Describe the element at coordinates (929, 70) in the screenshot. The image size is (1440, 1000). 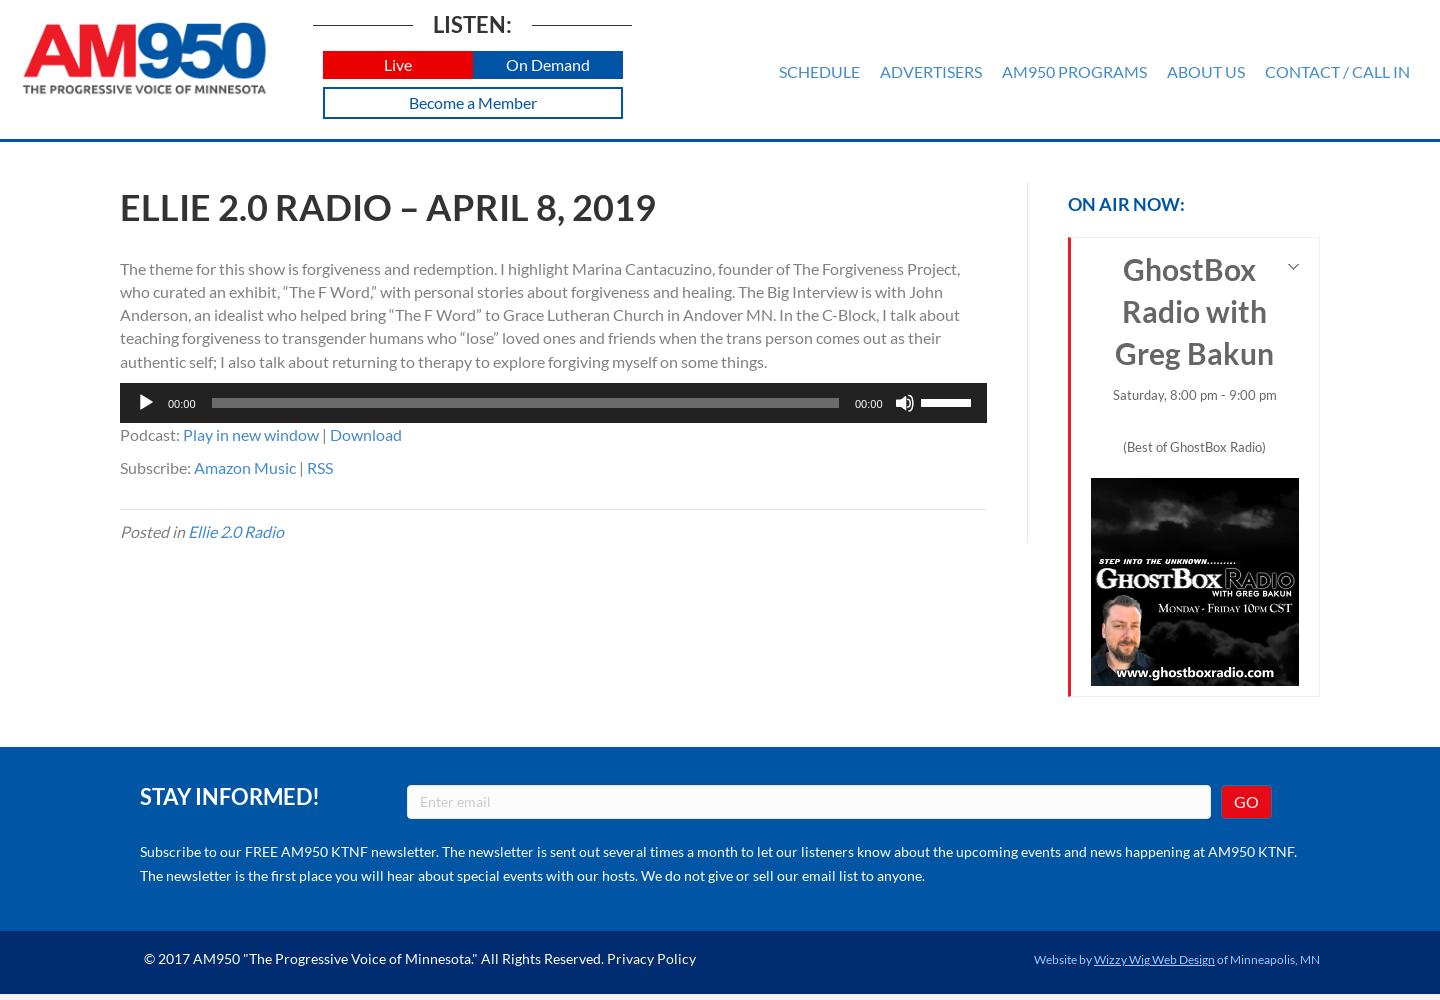
I see `'ADVERTISERS'` at that location.